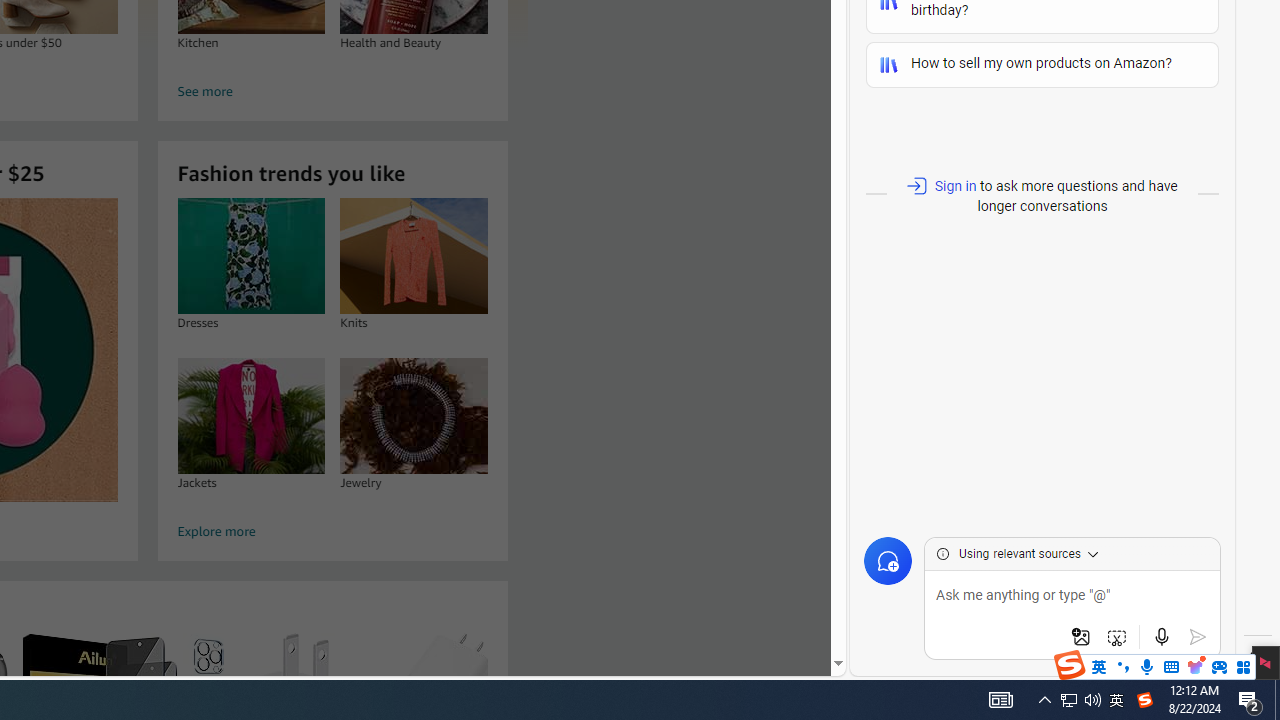 This screenshot has height=720, width=1280. Describe the element at coordinates (249, 255) in the screenshot. I see `'Dresses'` at that location.